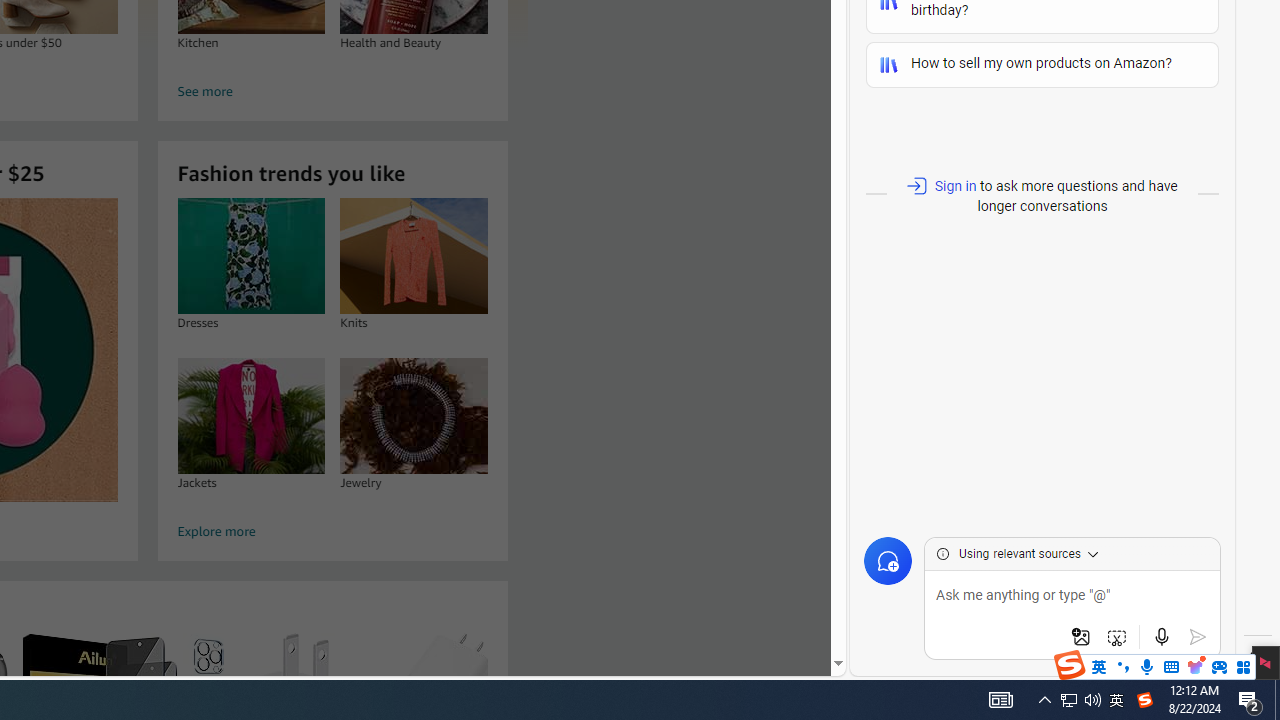 This screenshot has height=720, width=1280. Describe the element at coordinates (249, 255) in the screenshot. I see `'Dresses'` at that location.